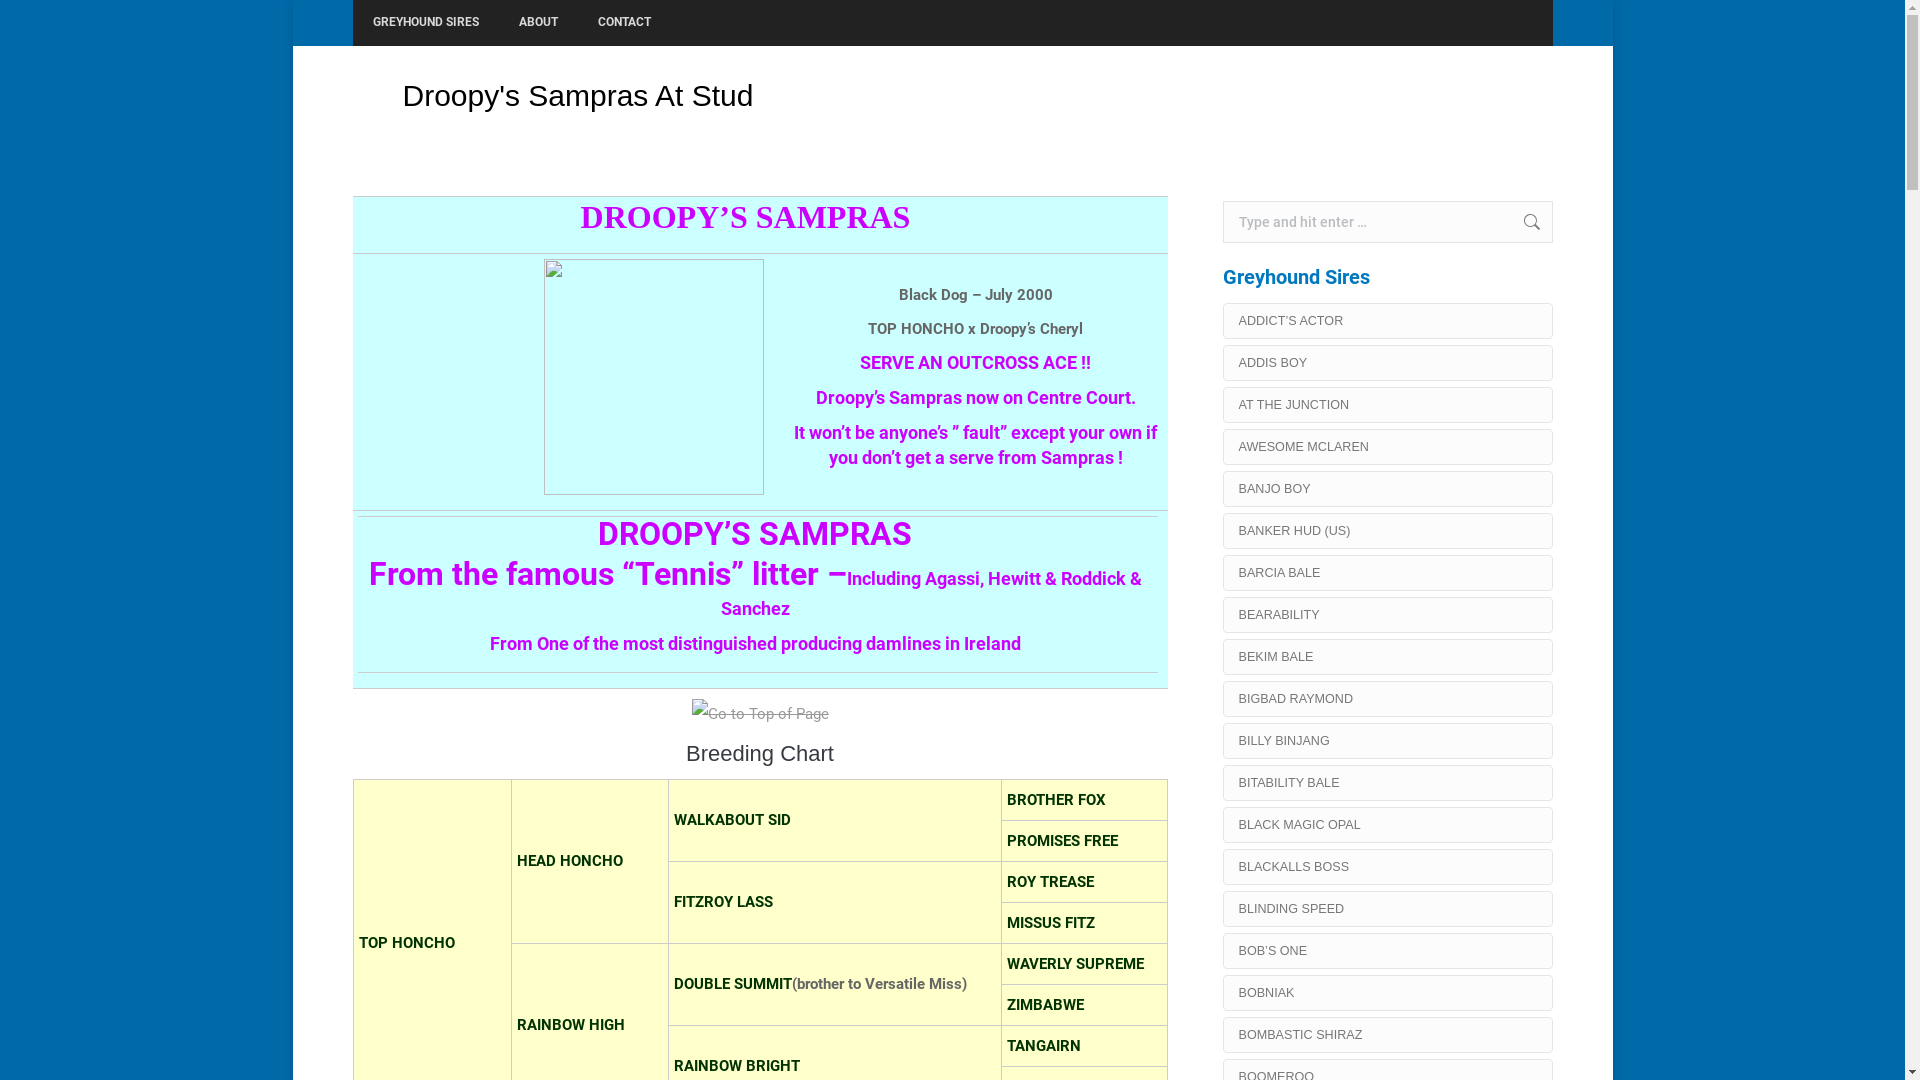  What do you see at coordinates (1367, 96) in the screenshot?
I see `'Home'` at bounding box center [1367, 96].